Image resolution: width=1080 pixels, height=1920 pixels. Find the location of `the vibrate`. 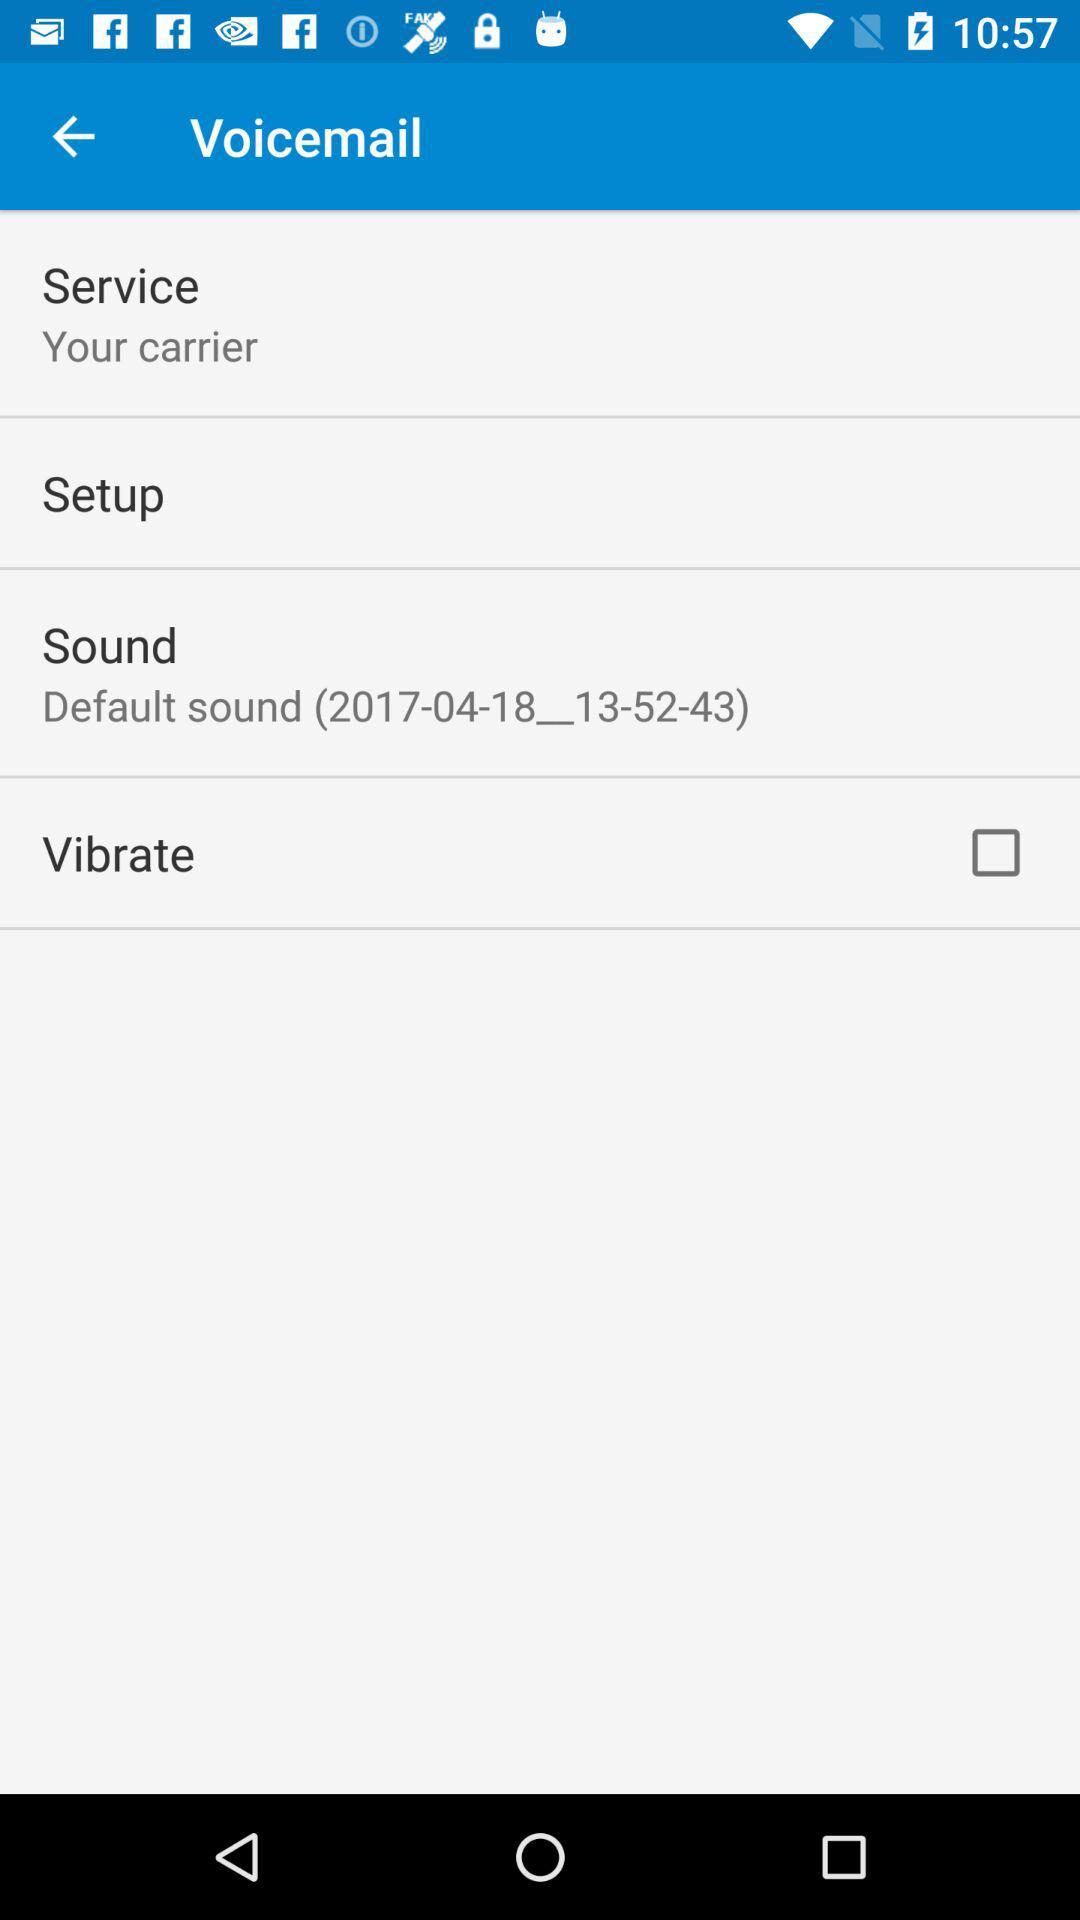

the vibrate is located at coordinates (118, 852).